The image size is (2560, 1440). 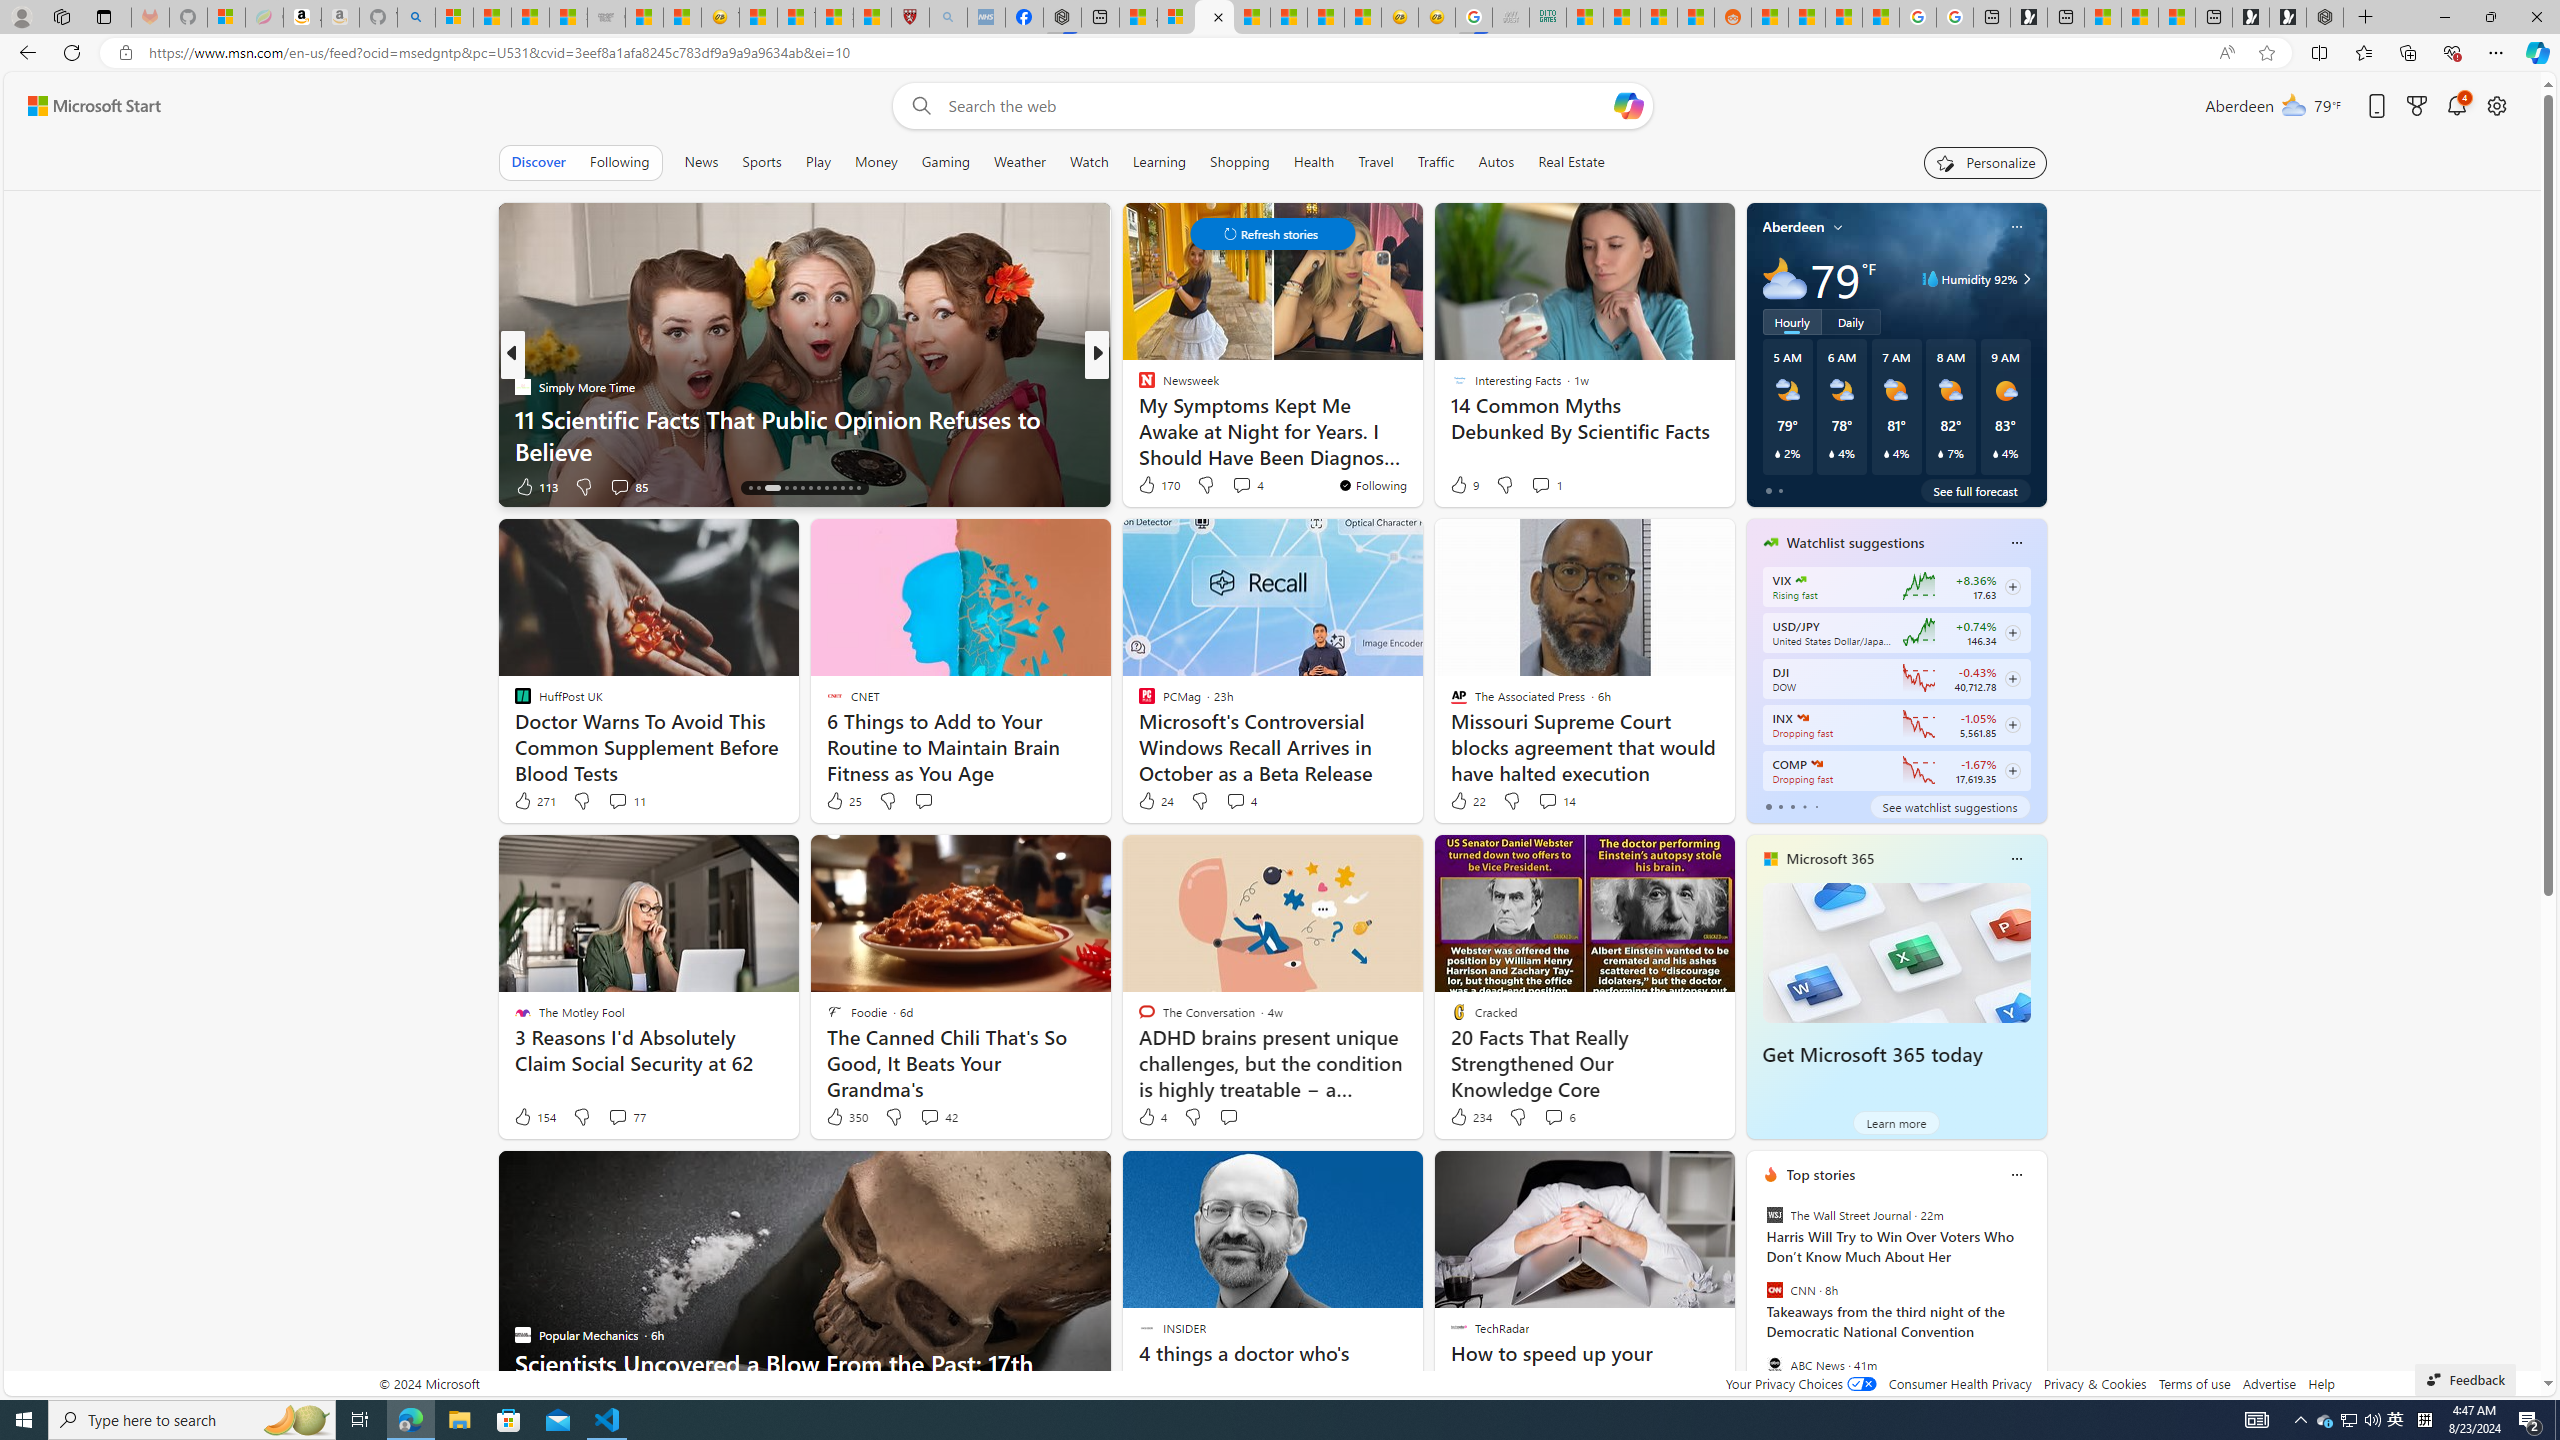 I want to click on 'Class: weather-arrow-glyph', so click(x=2025, y=279).